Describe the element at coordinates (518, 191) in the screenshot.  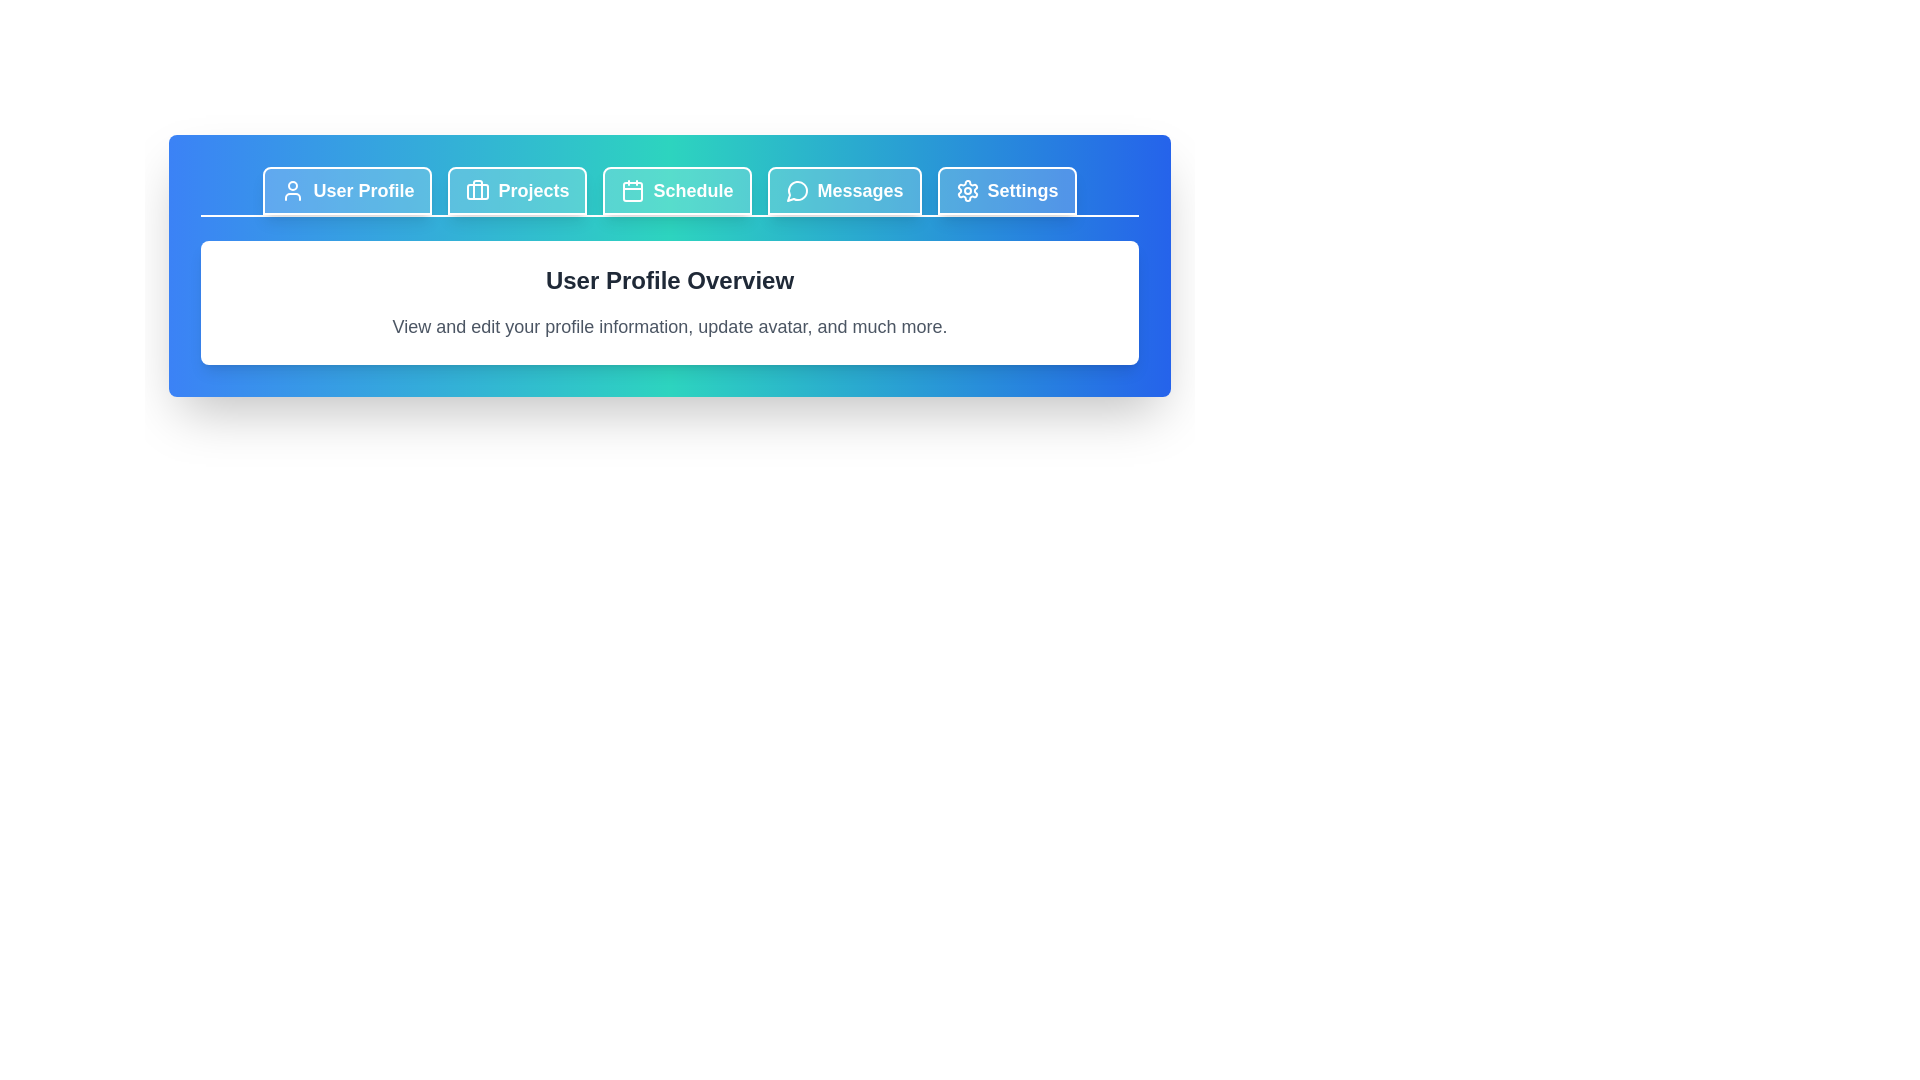
I see `the 'Projects' navigation tab in the horizontal navigation bar` at that location.